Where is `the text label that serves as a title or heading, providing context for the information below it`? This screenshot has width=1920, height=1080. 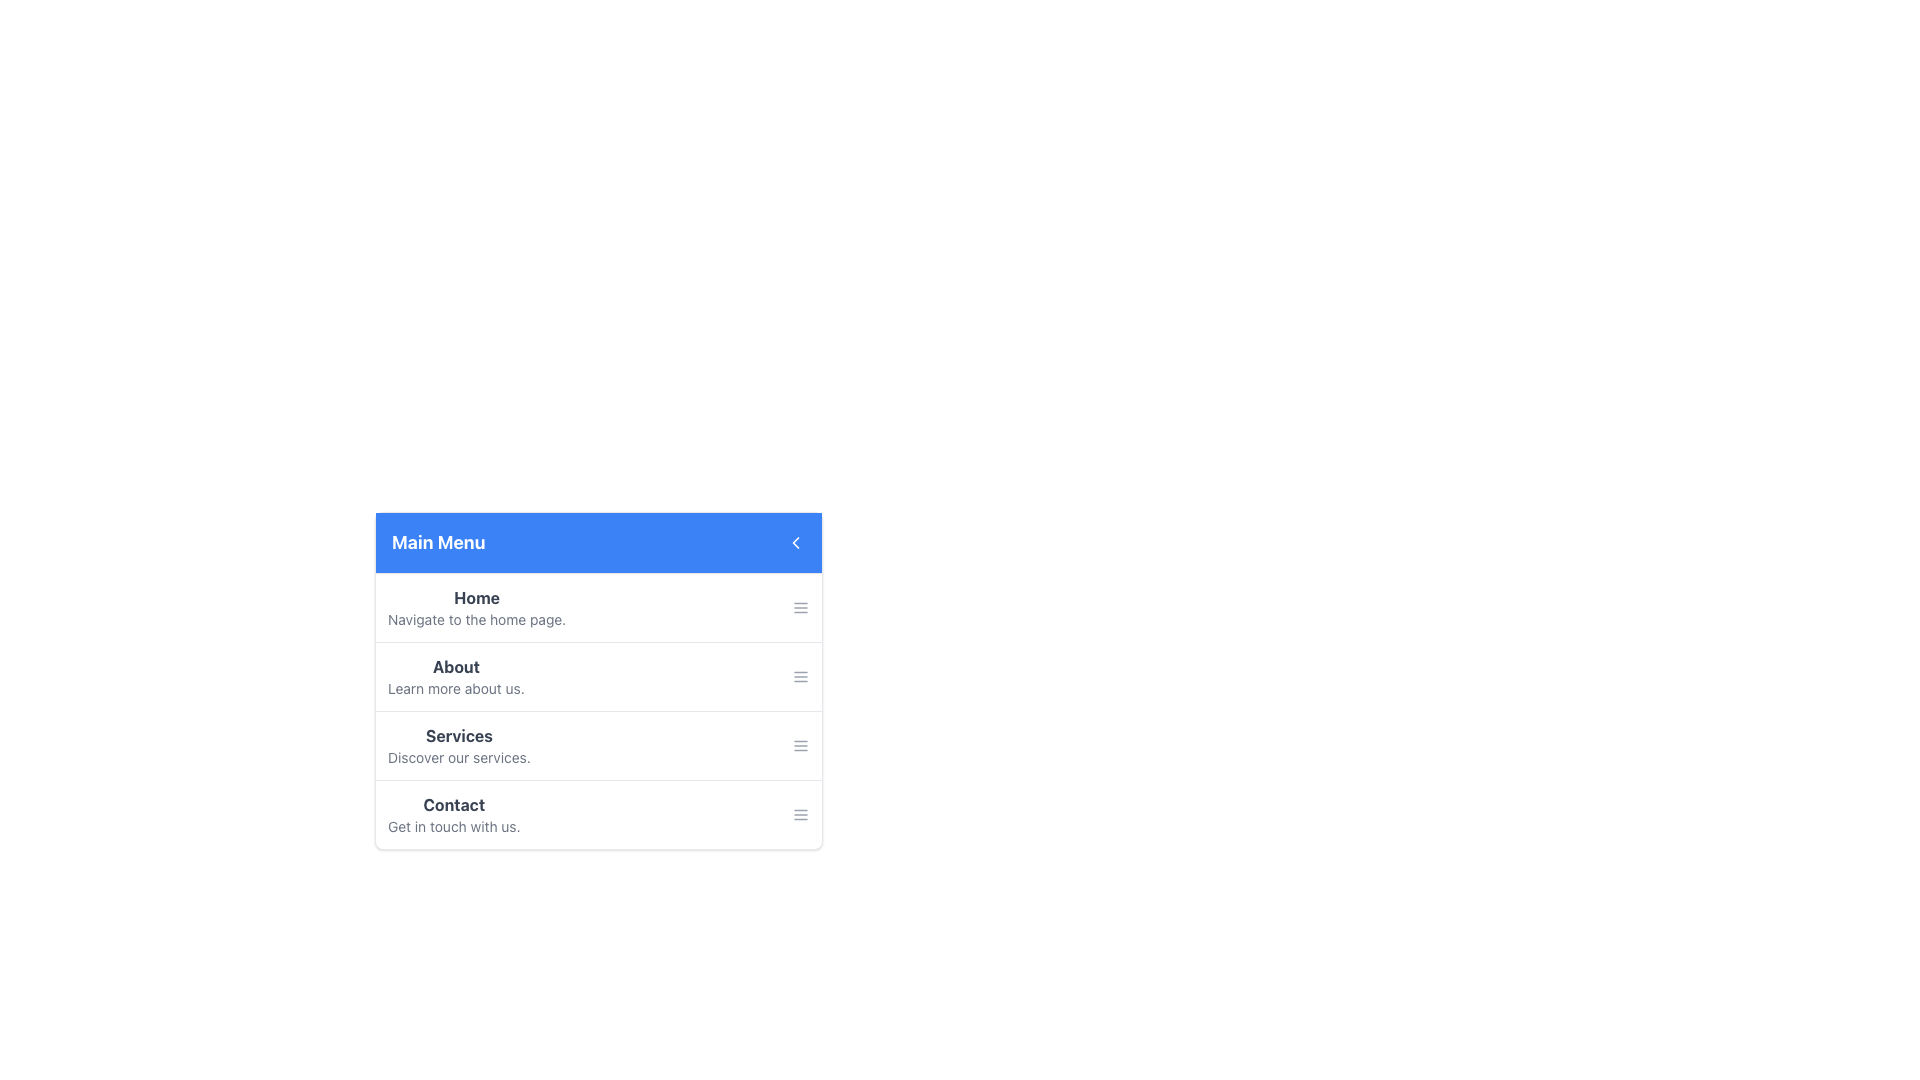
the text label that serves as a title or heading, providing context for the information below it is located at coordinates (453, 804).